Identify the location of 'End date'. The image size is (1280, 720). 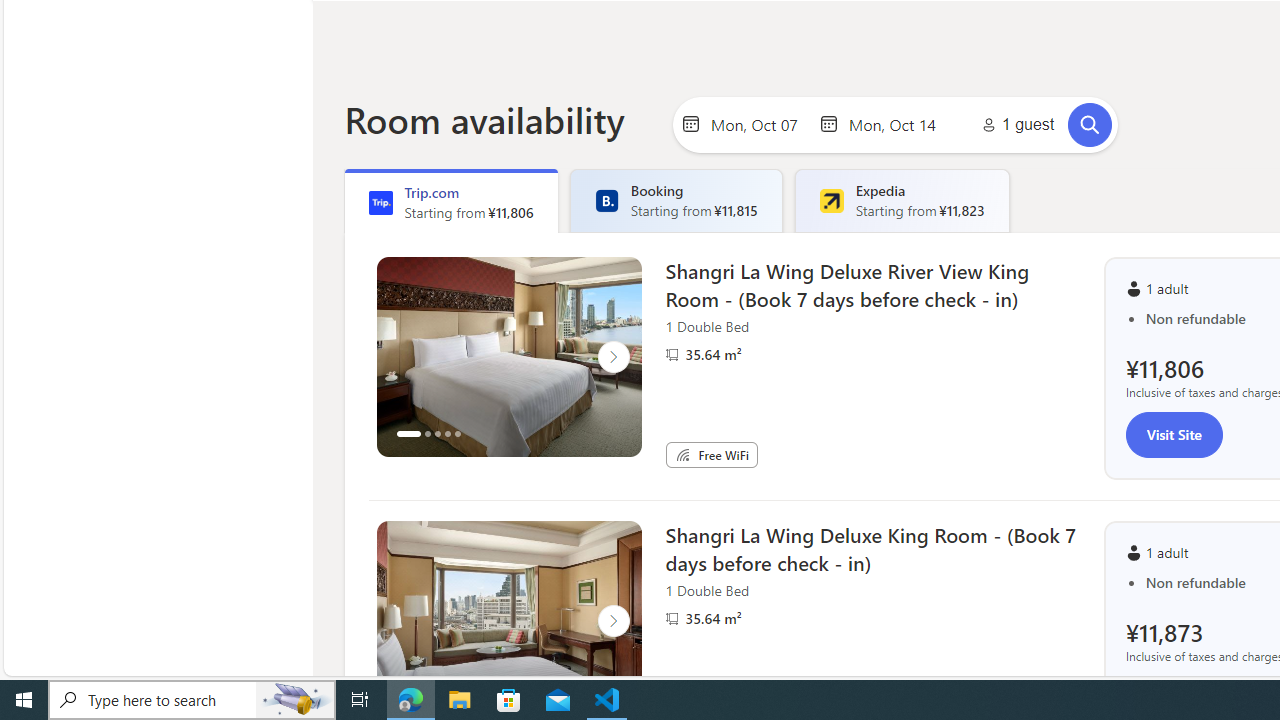
(896, 123).